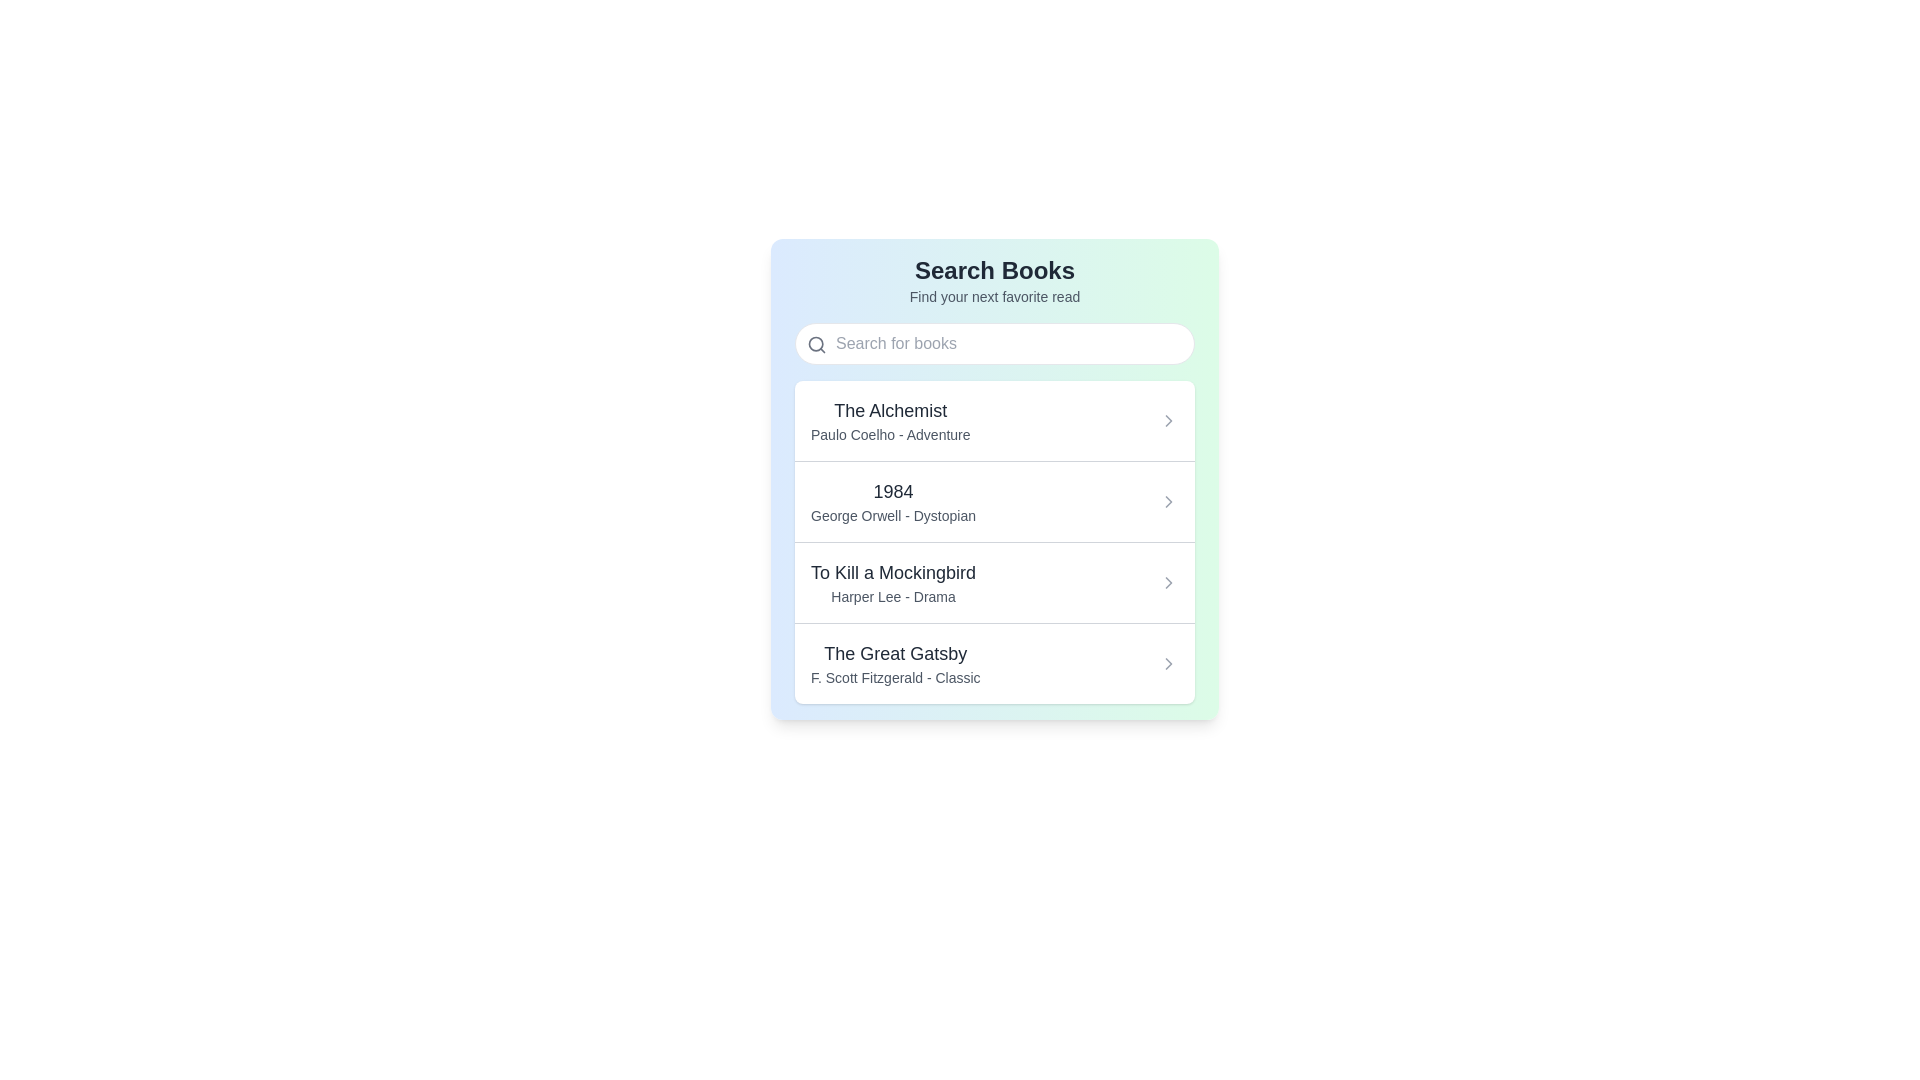 This screenshot has width=1920, height=1080. Describe the element at coordinates (994, 270) in the screenshot. I see `the Text header at the top of the search section, which serves as the title indicating its purpose to users` at that location.